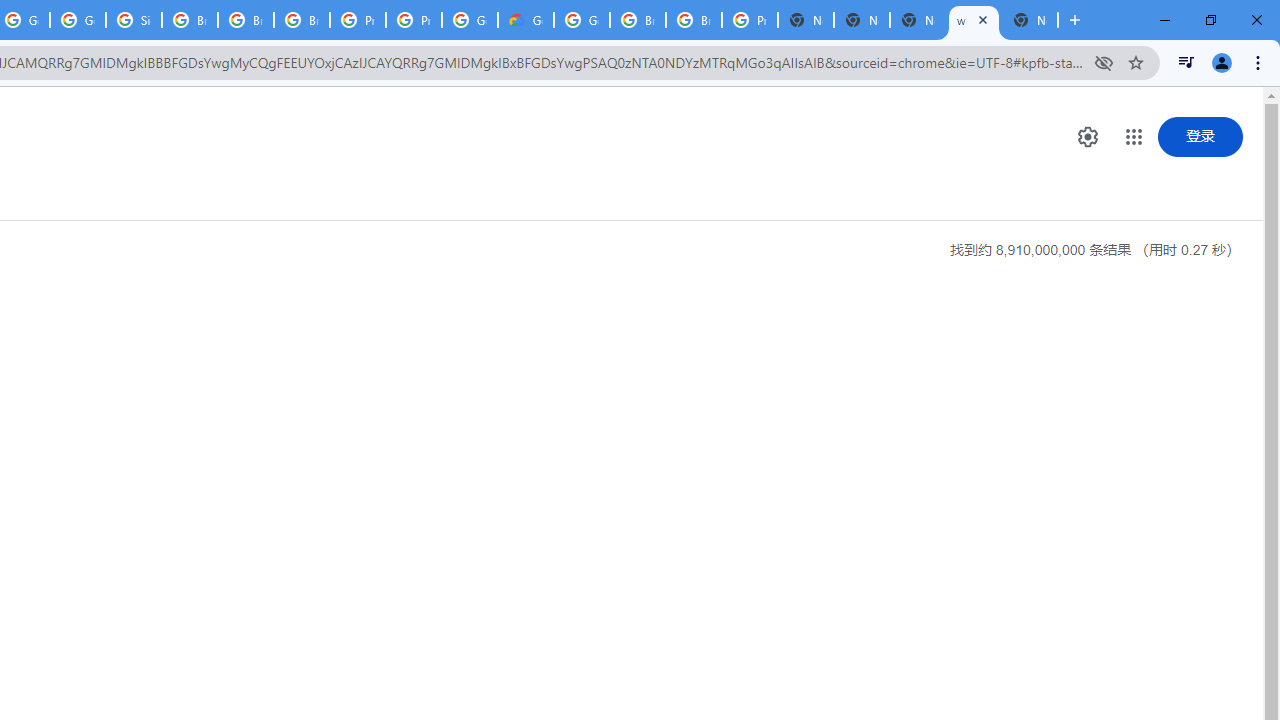  What do you see at coordinates (133, 20) in the screenshot?
I see `'Sign in - Google Accounts'` at bounding box center [133, 20].